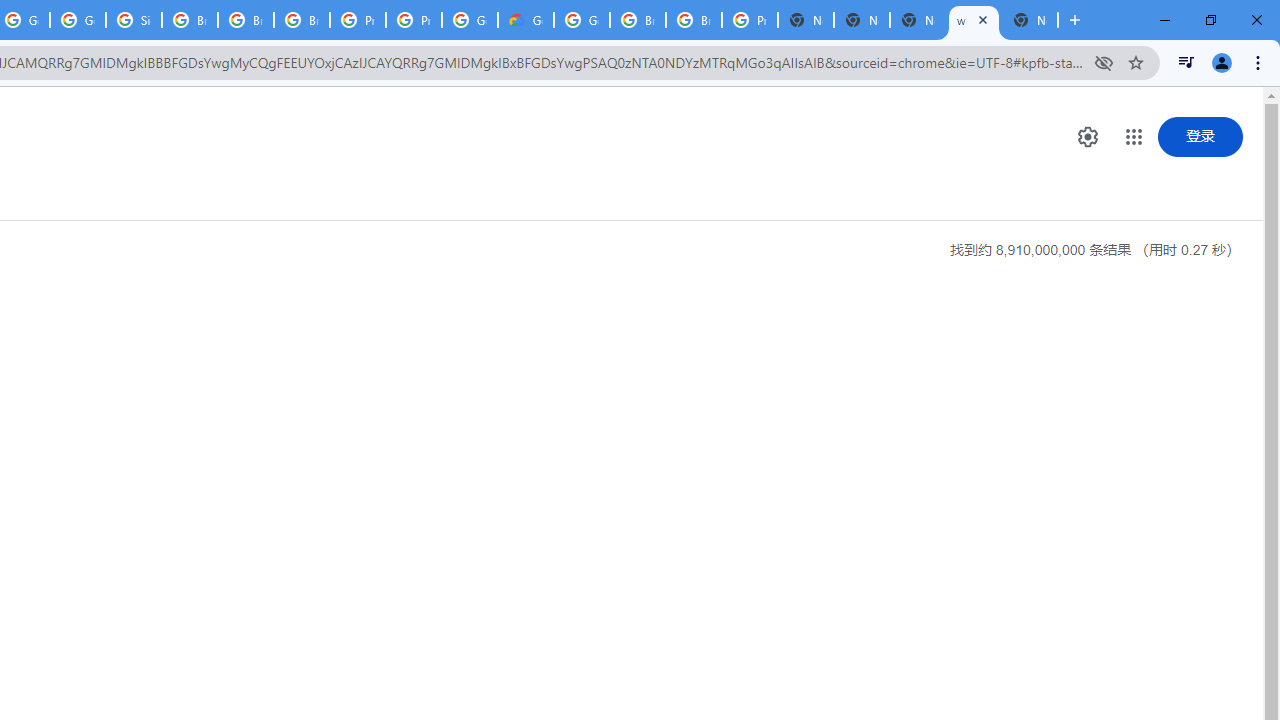  What do you see at coordinates (133, 20) in the screenshot?
I see `'Sign in - Google Accounts'` at bounding box center [133, 20].